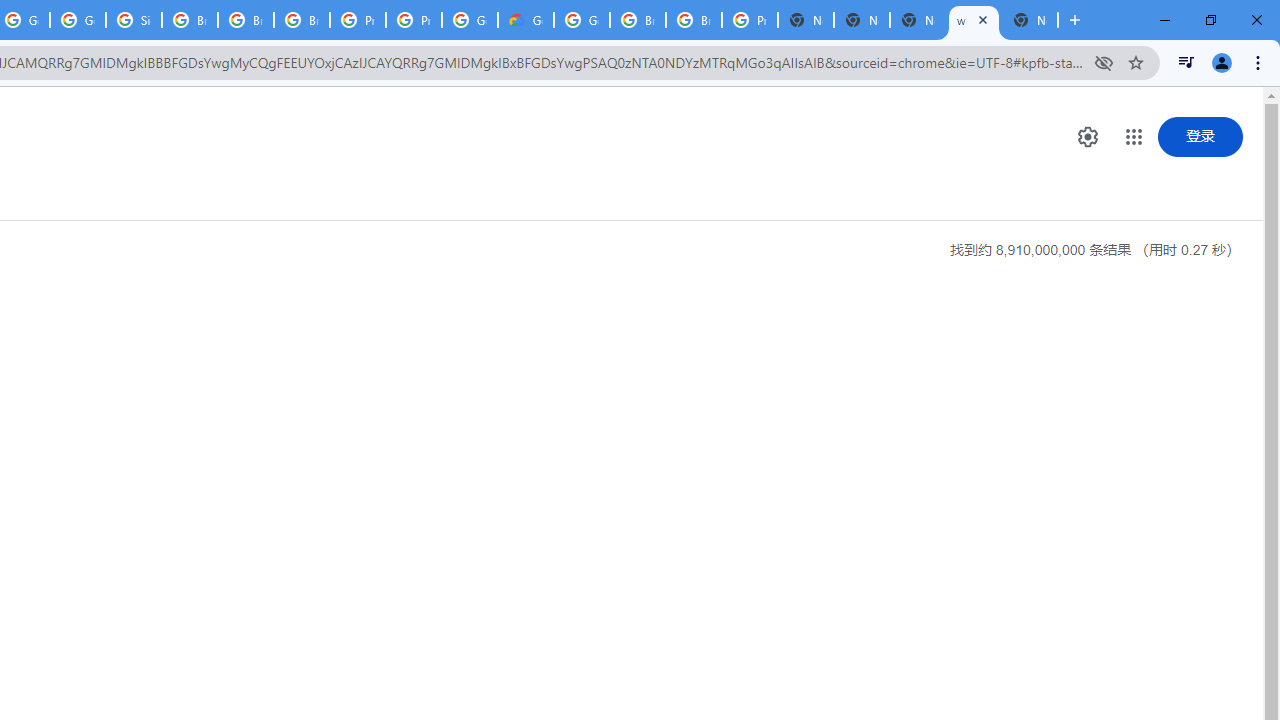  What do you see at coordinates (133, 20) in the screenshot?
I see `'Sign in - Google Accounts'` at bounding box center [133, 20].